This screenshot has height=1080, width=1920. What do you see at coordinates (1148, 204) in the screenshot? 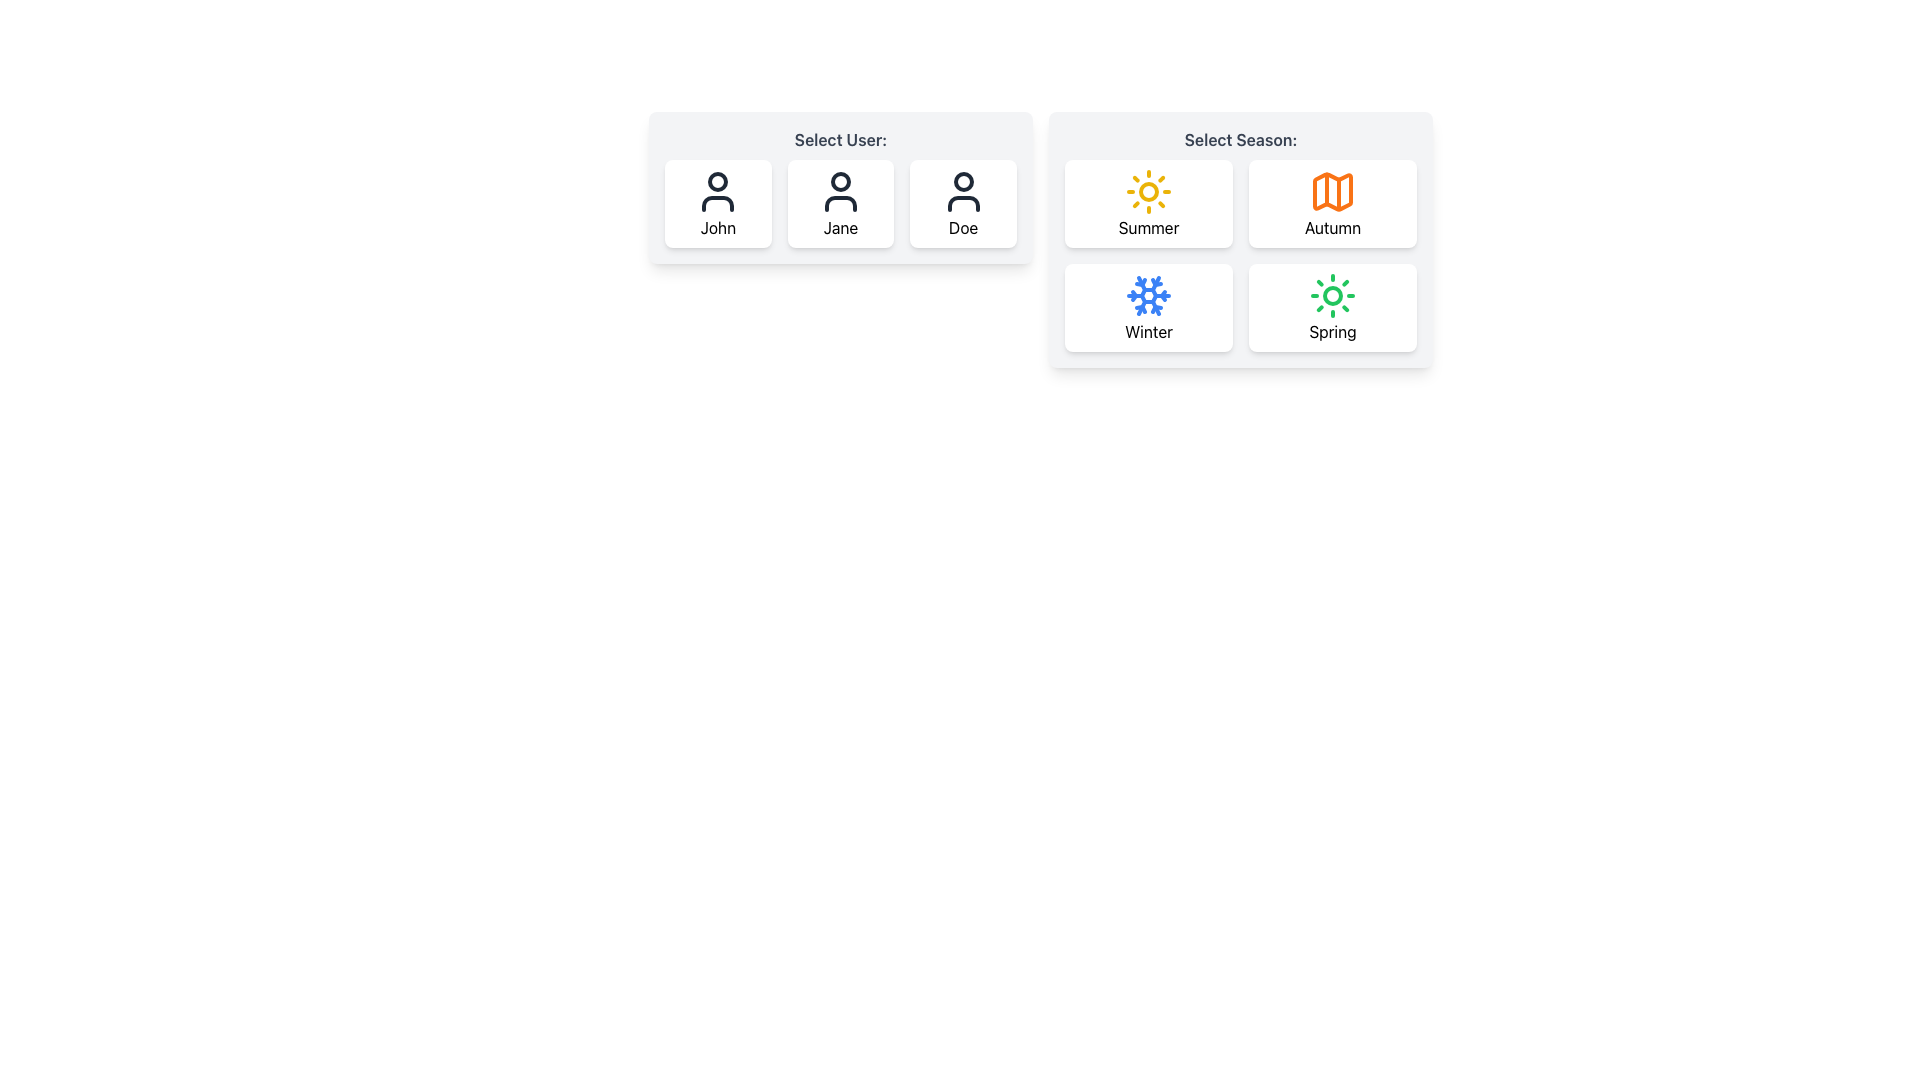
I see `the 'Summer' season selection button located in the top-left cell of the season selection grid` at bounding box center [1148, 204].